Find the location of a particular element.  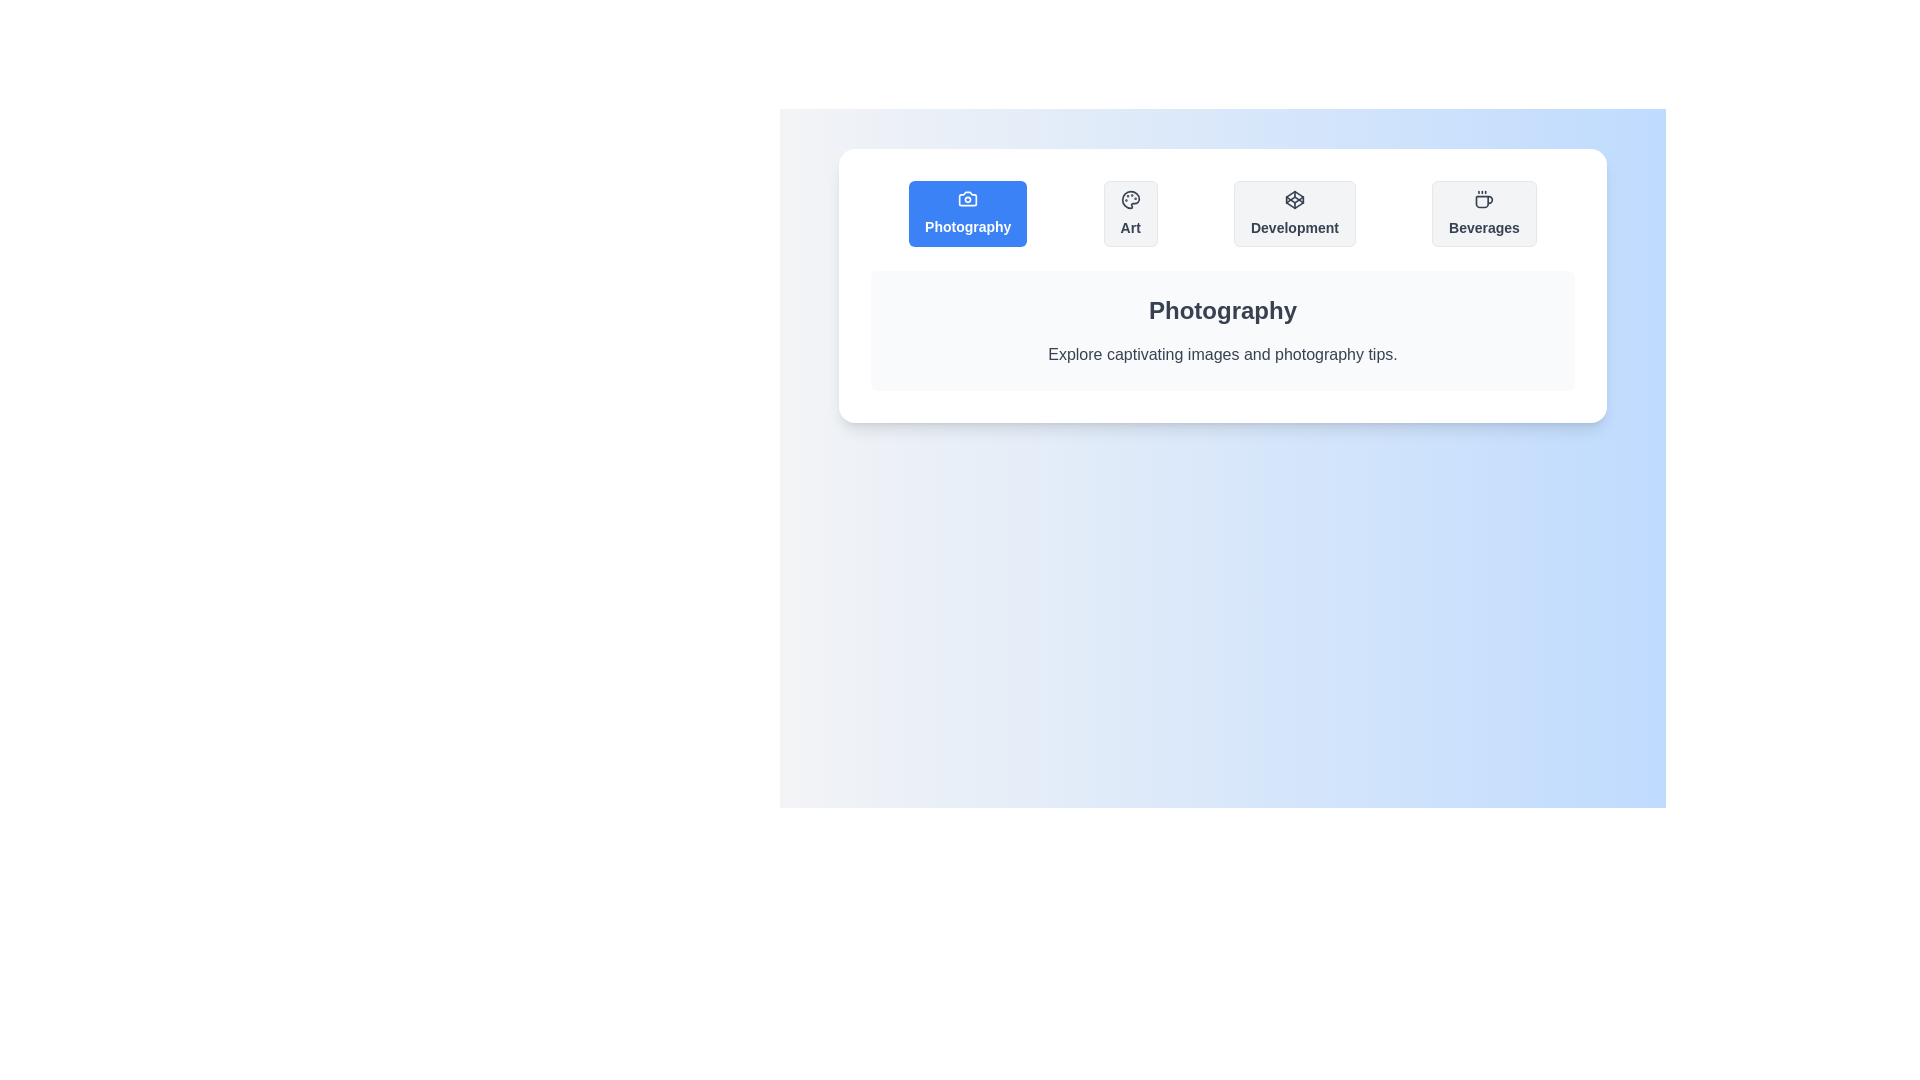

the tab labeled Development to view its content is located at coordinates (1294, 213).